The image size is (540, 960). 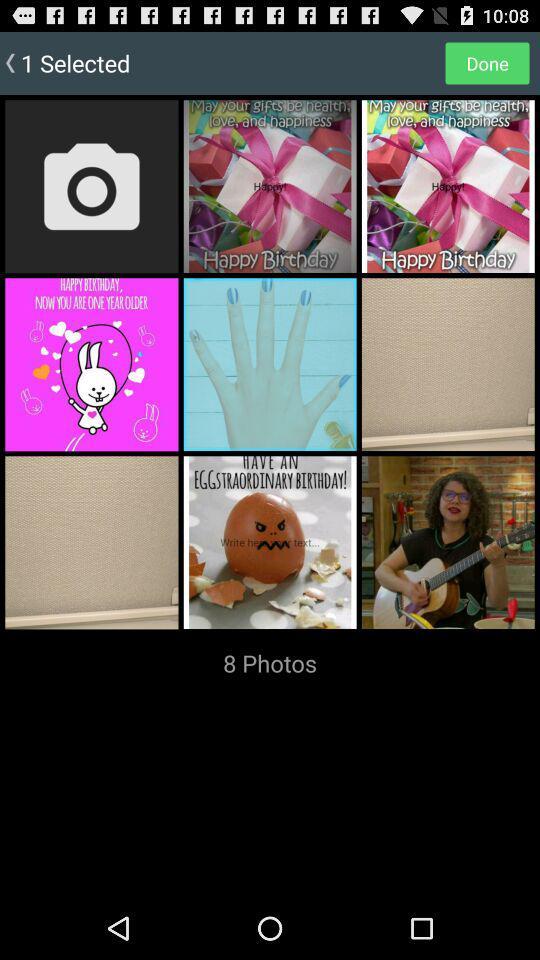 What do you see at coordinates (270, 663) in the screenshot?
I see `8 photos item` at bounding box center [270, 663].